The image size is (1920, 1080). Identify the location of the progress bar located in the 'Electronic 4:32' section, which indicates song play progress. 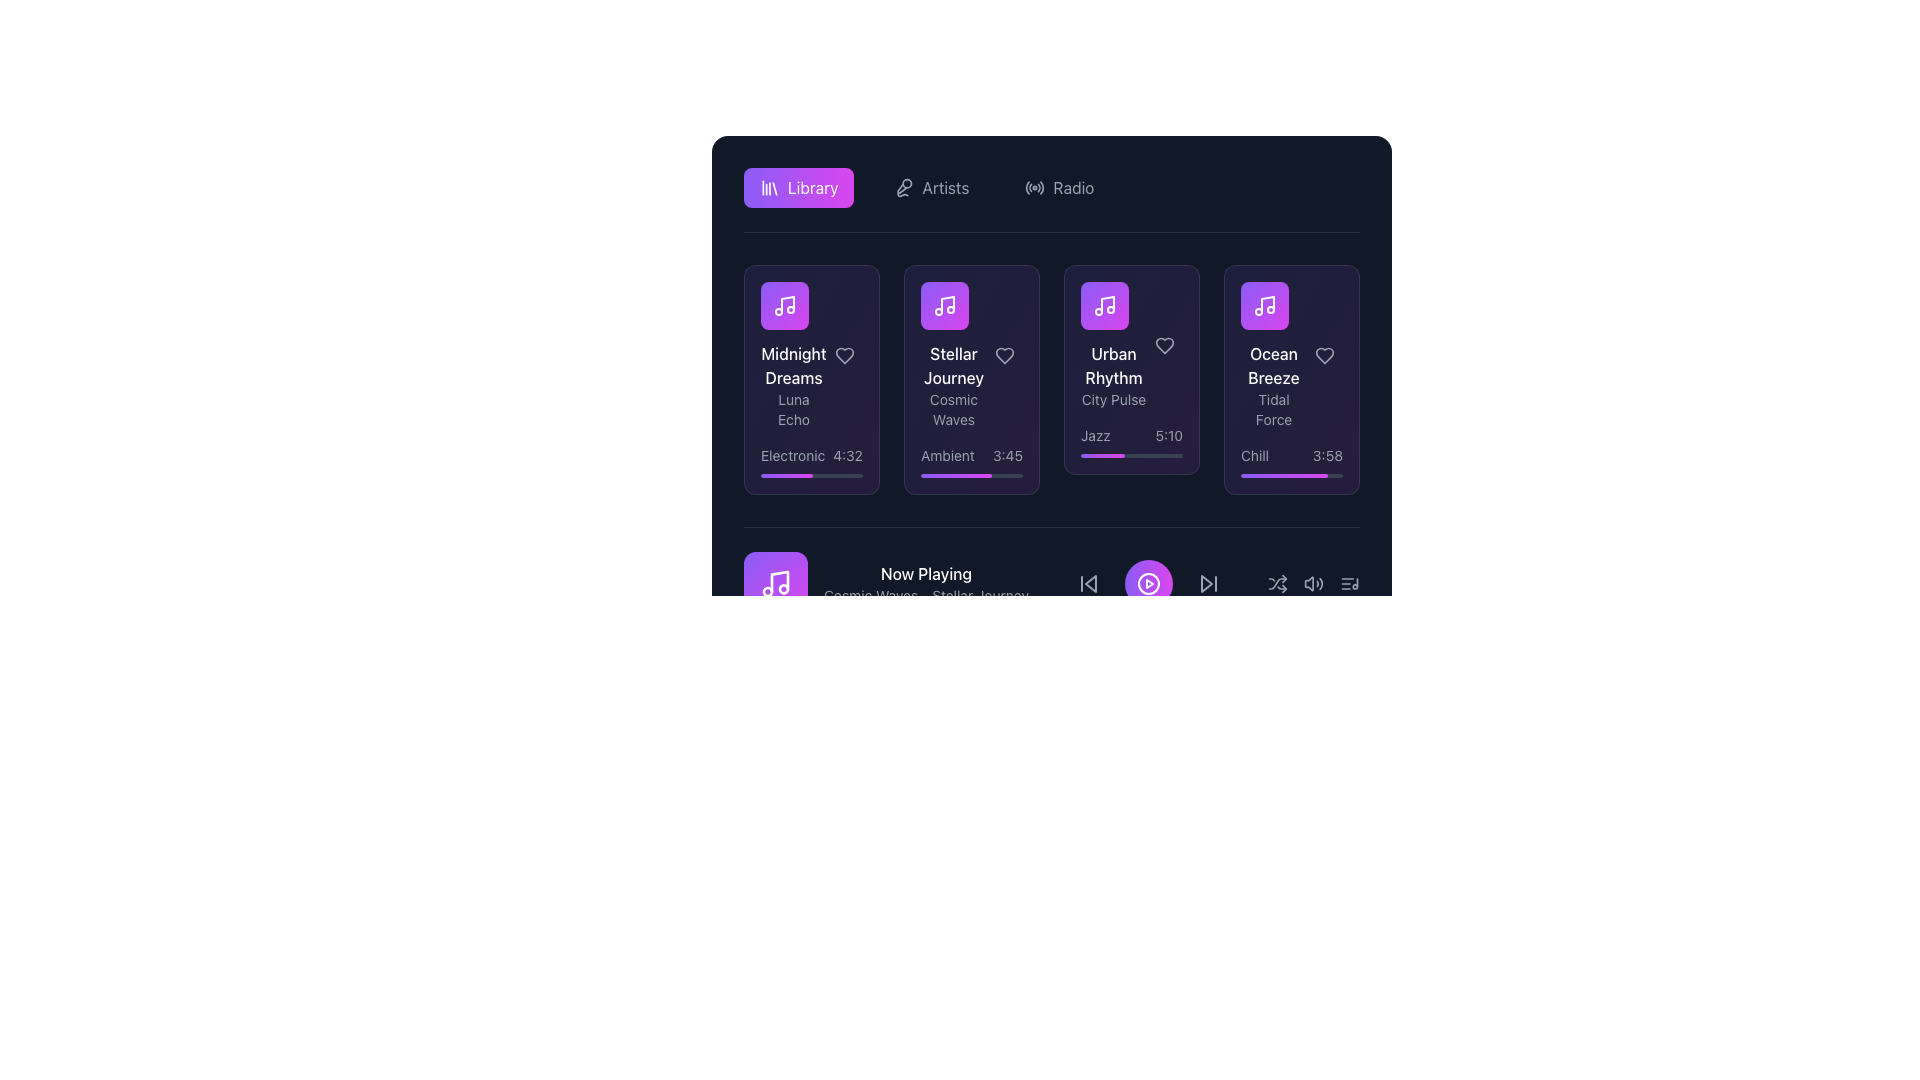
(811, 475).